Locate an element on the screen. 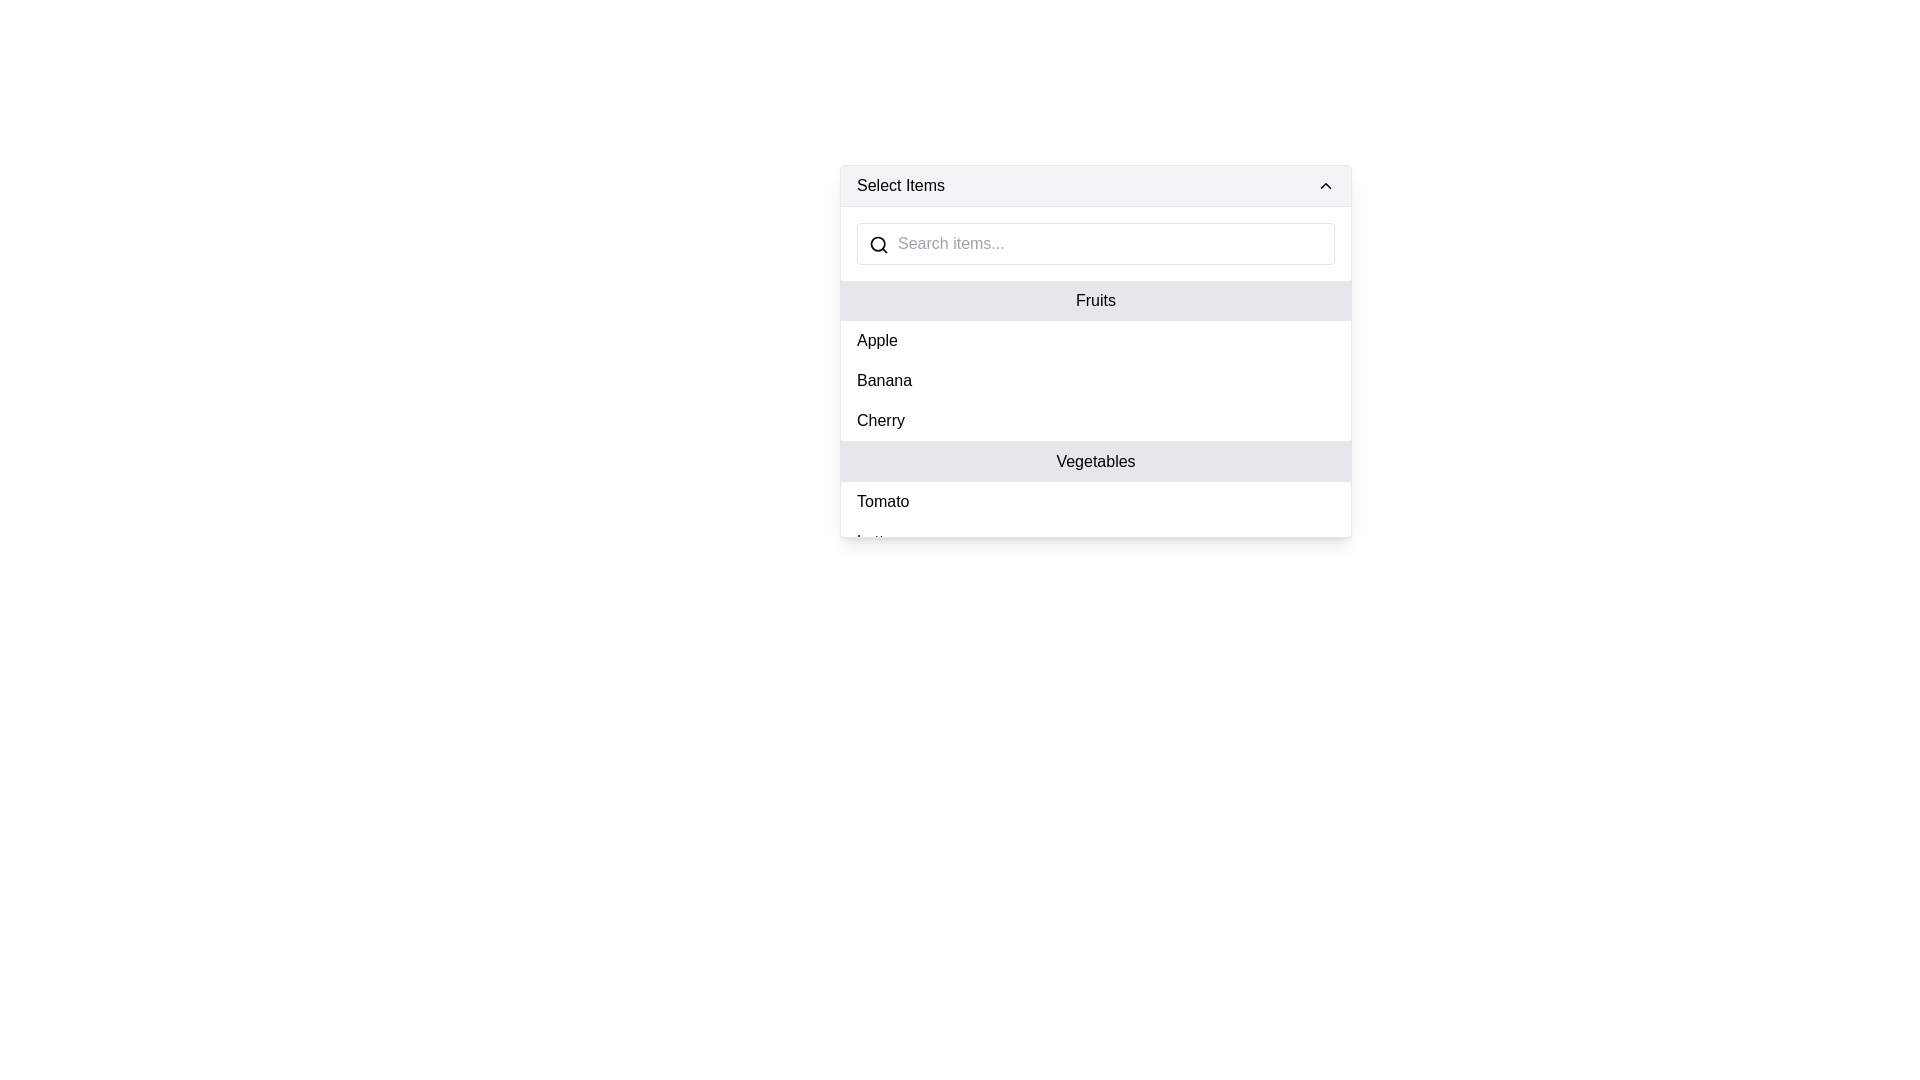  to select the list item labeled 'Banana' in the dropdown menu under the 'Fruits' category is located at coordinates (883, 381).